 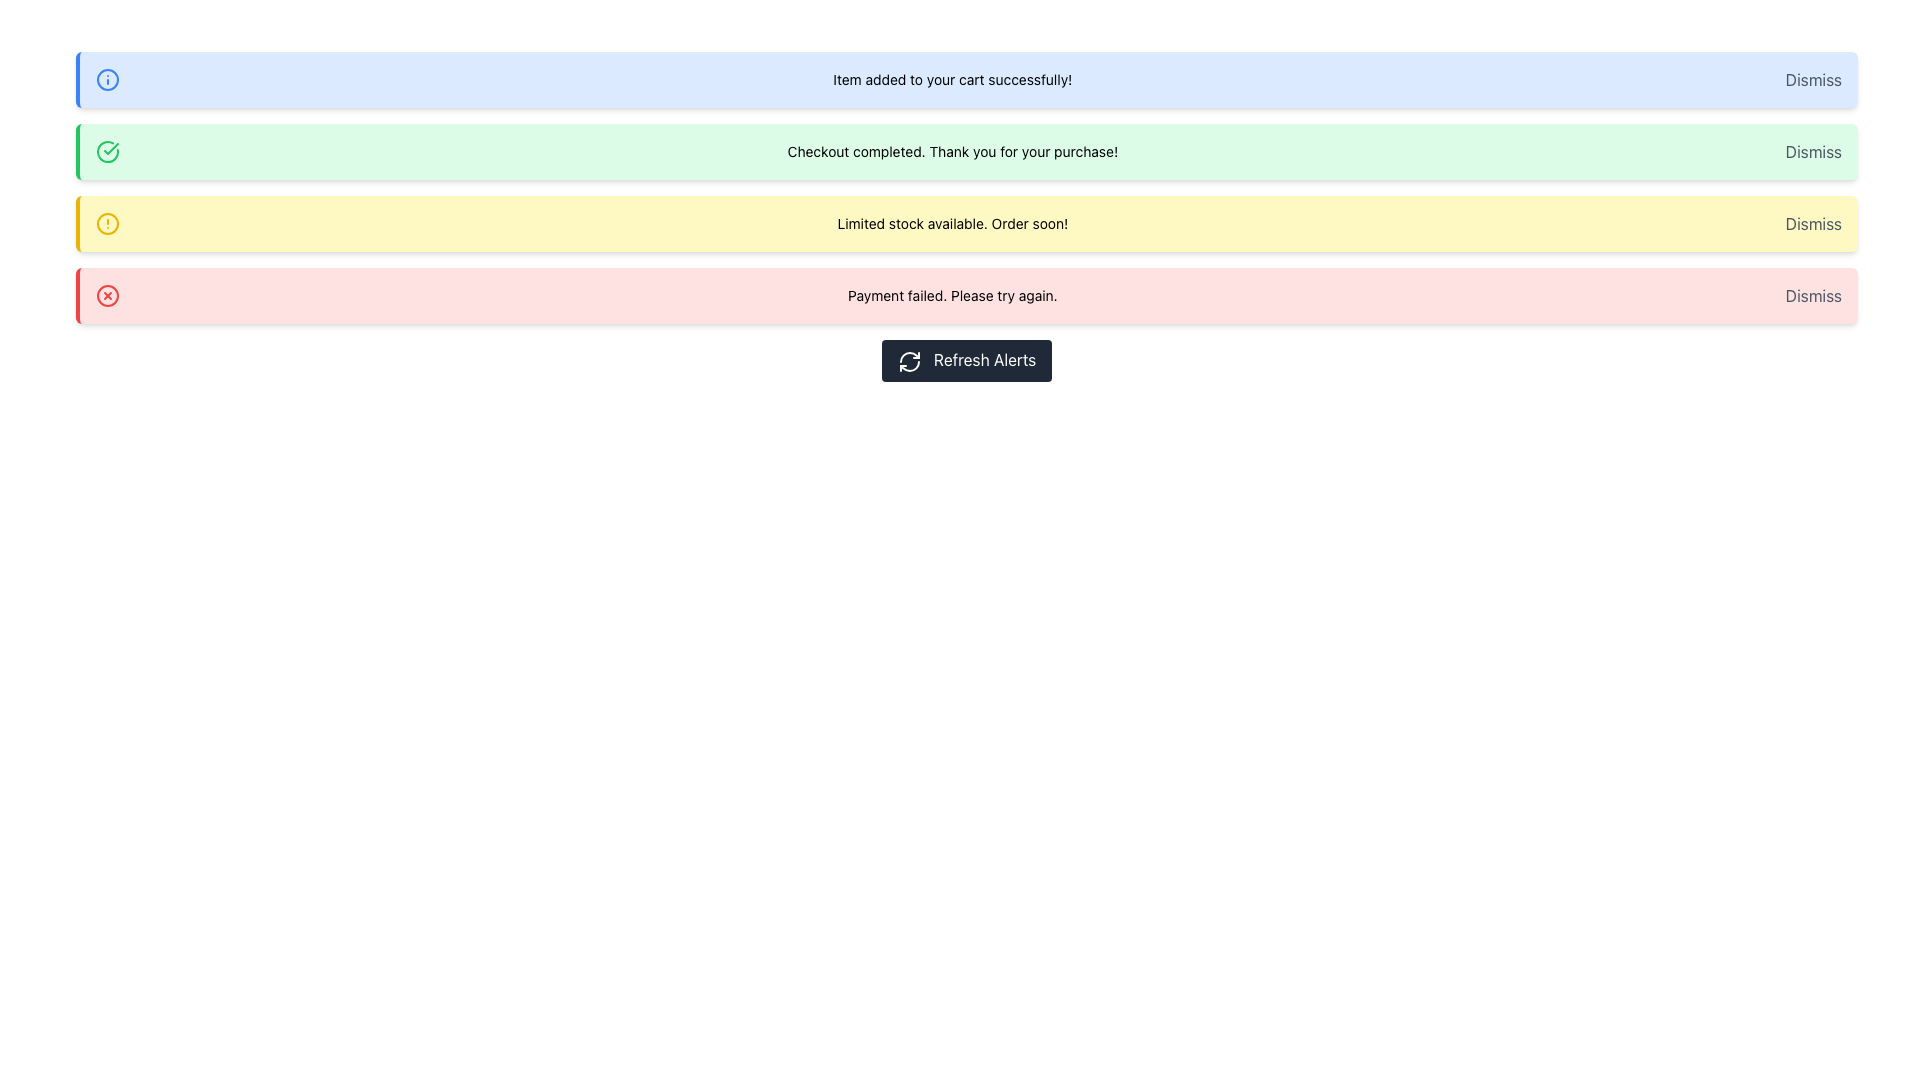 I want to click on the refresh button located below the notification banners to update the alerts, so click(x=966, y=358).